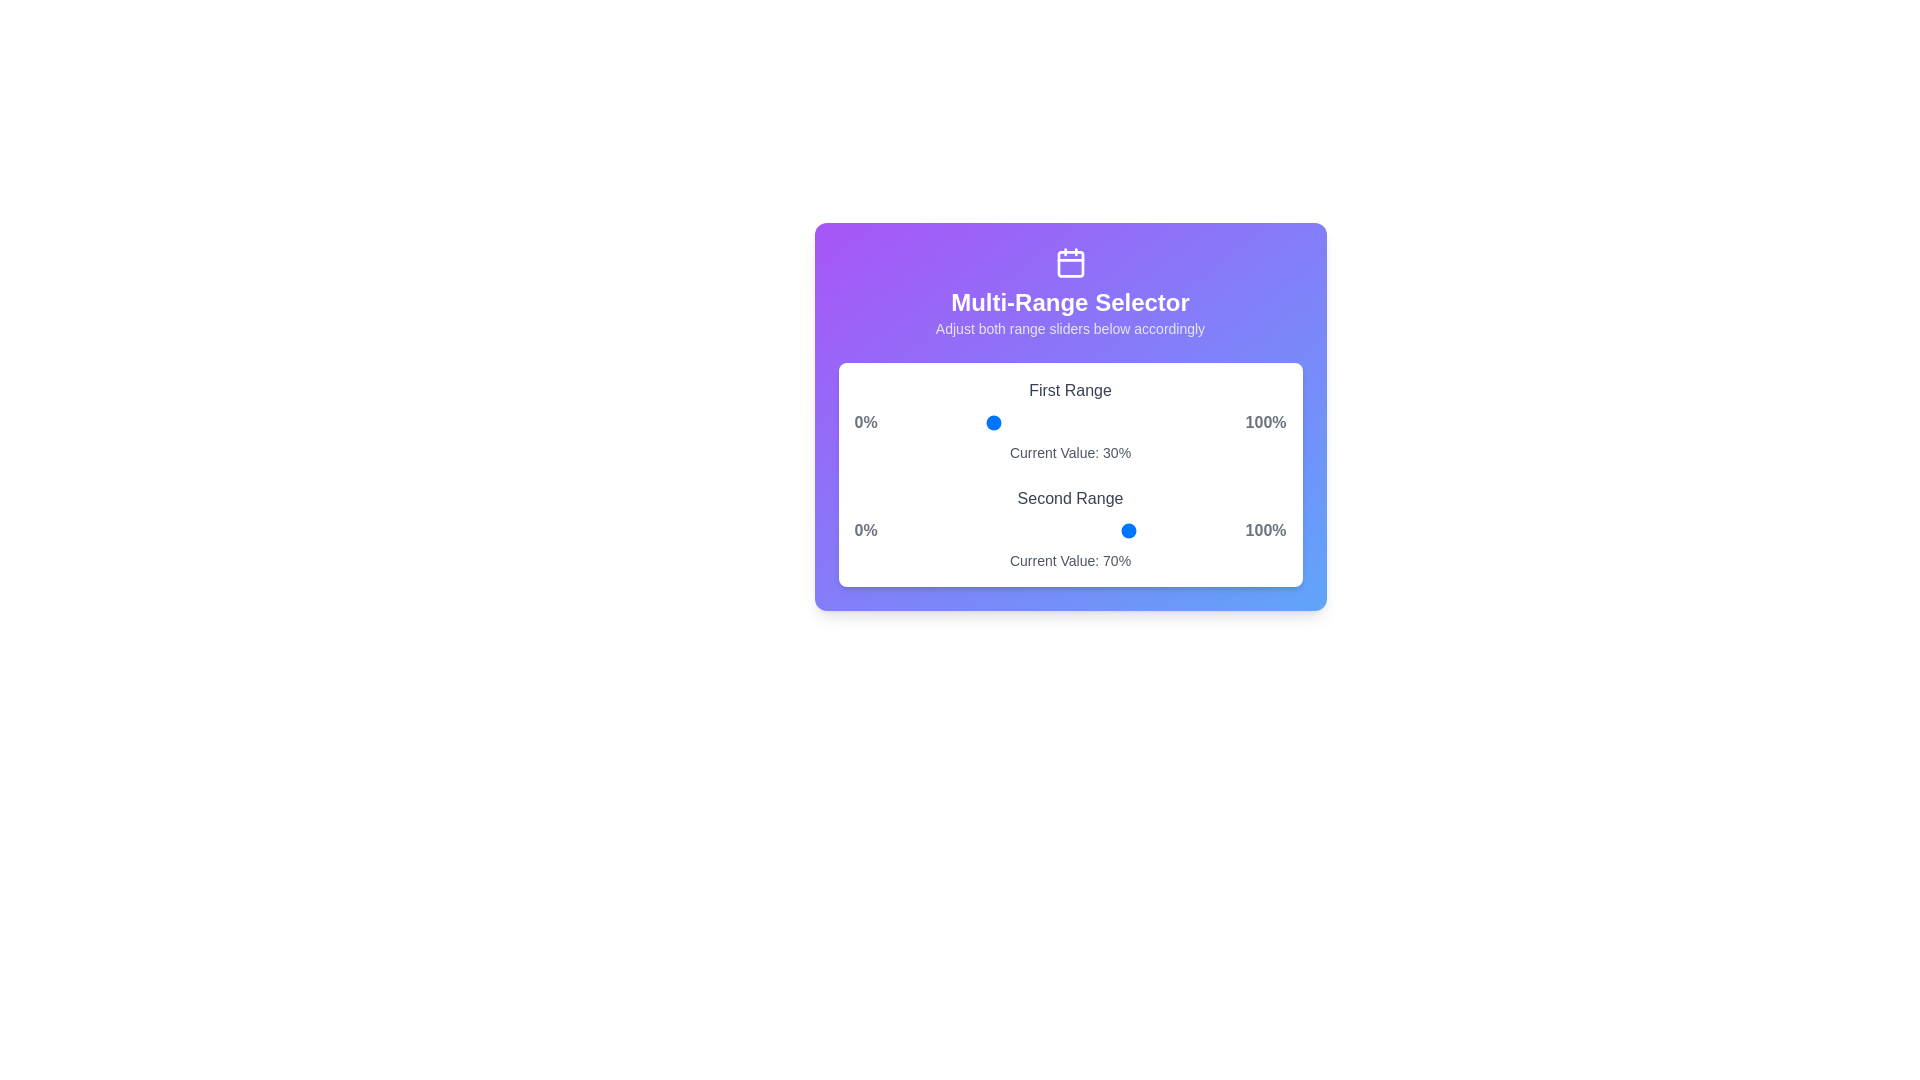  Describe the element at coordinates (1211, 530) in the screenshot. I see `the second range slider` at that location.